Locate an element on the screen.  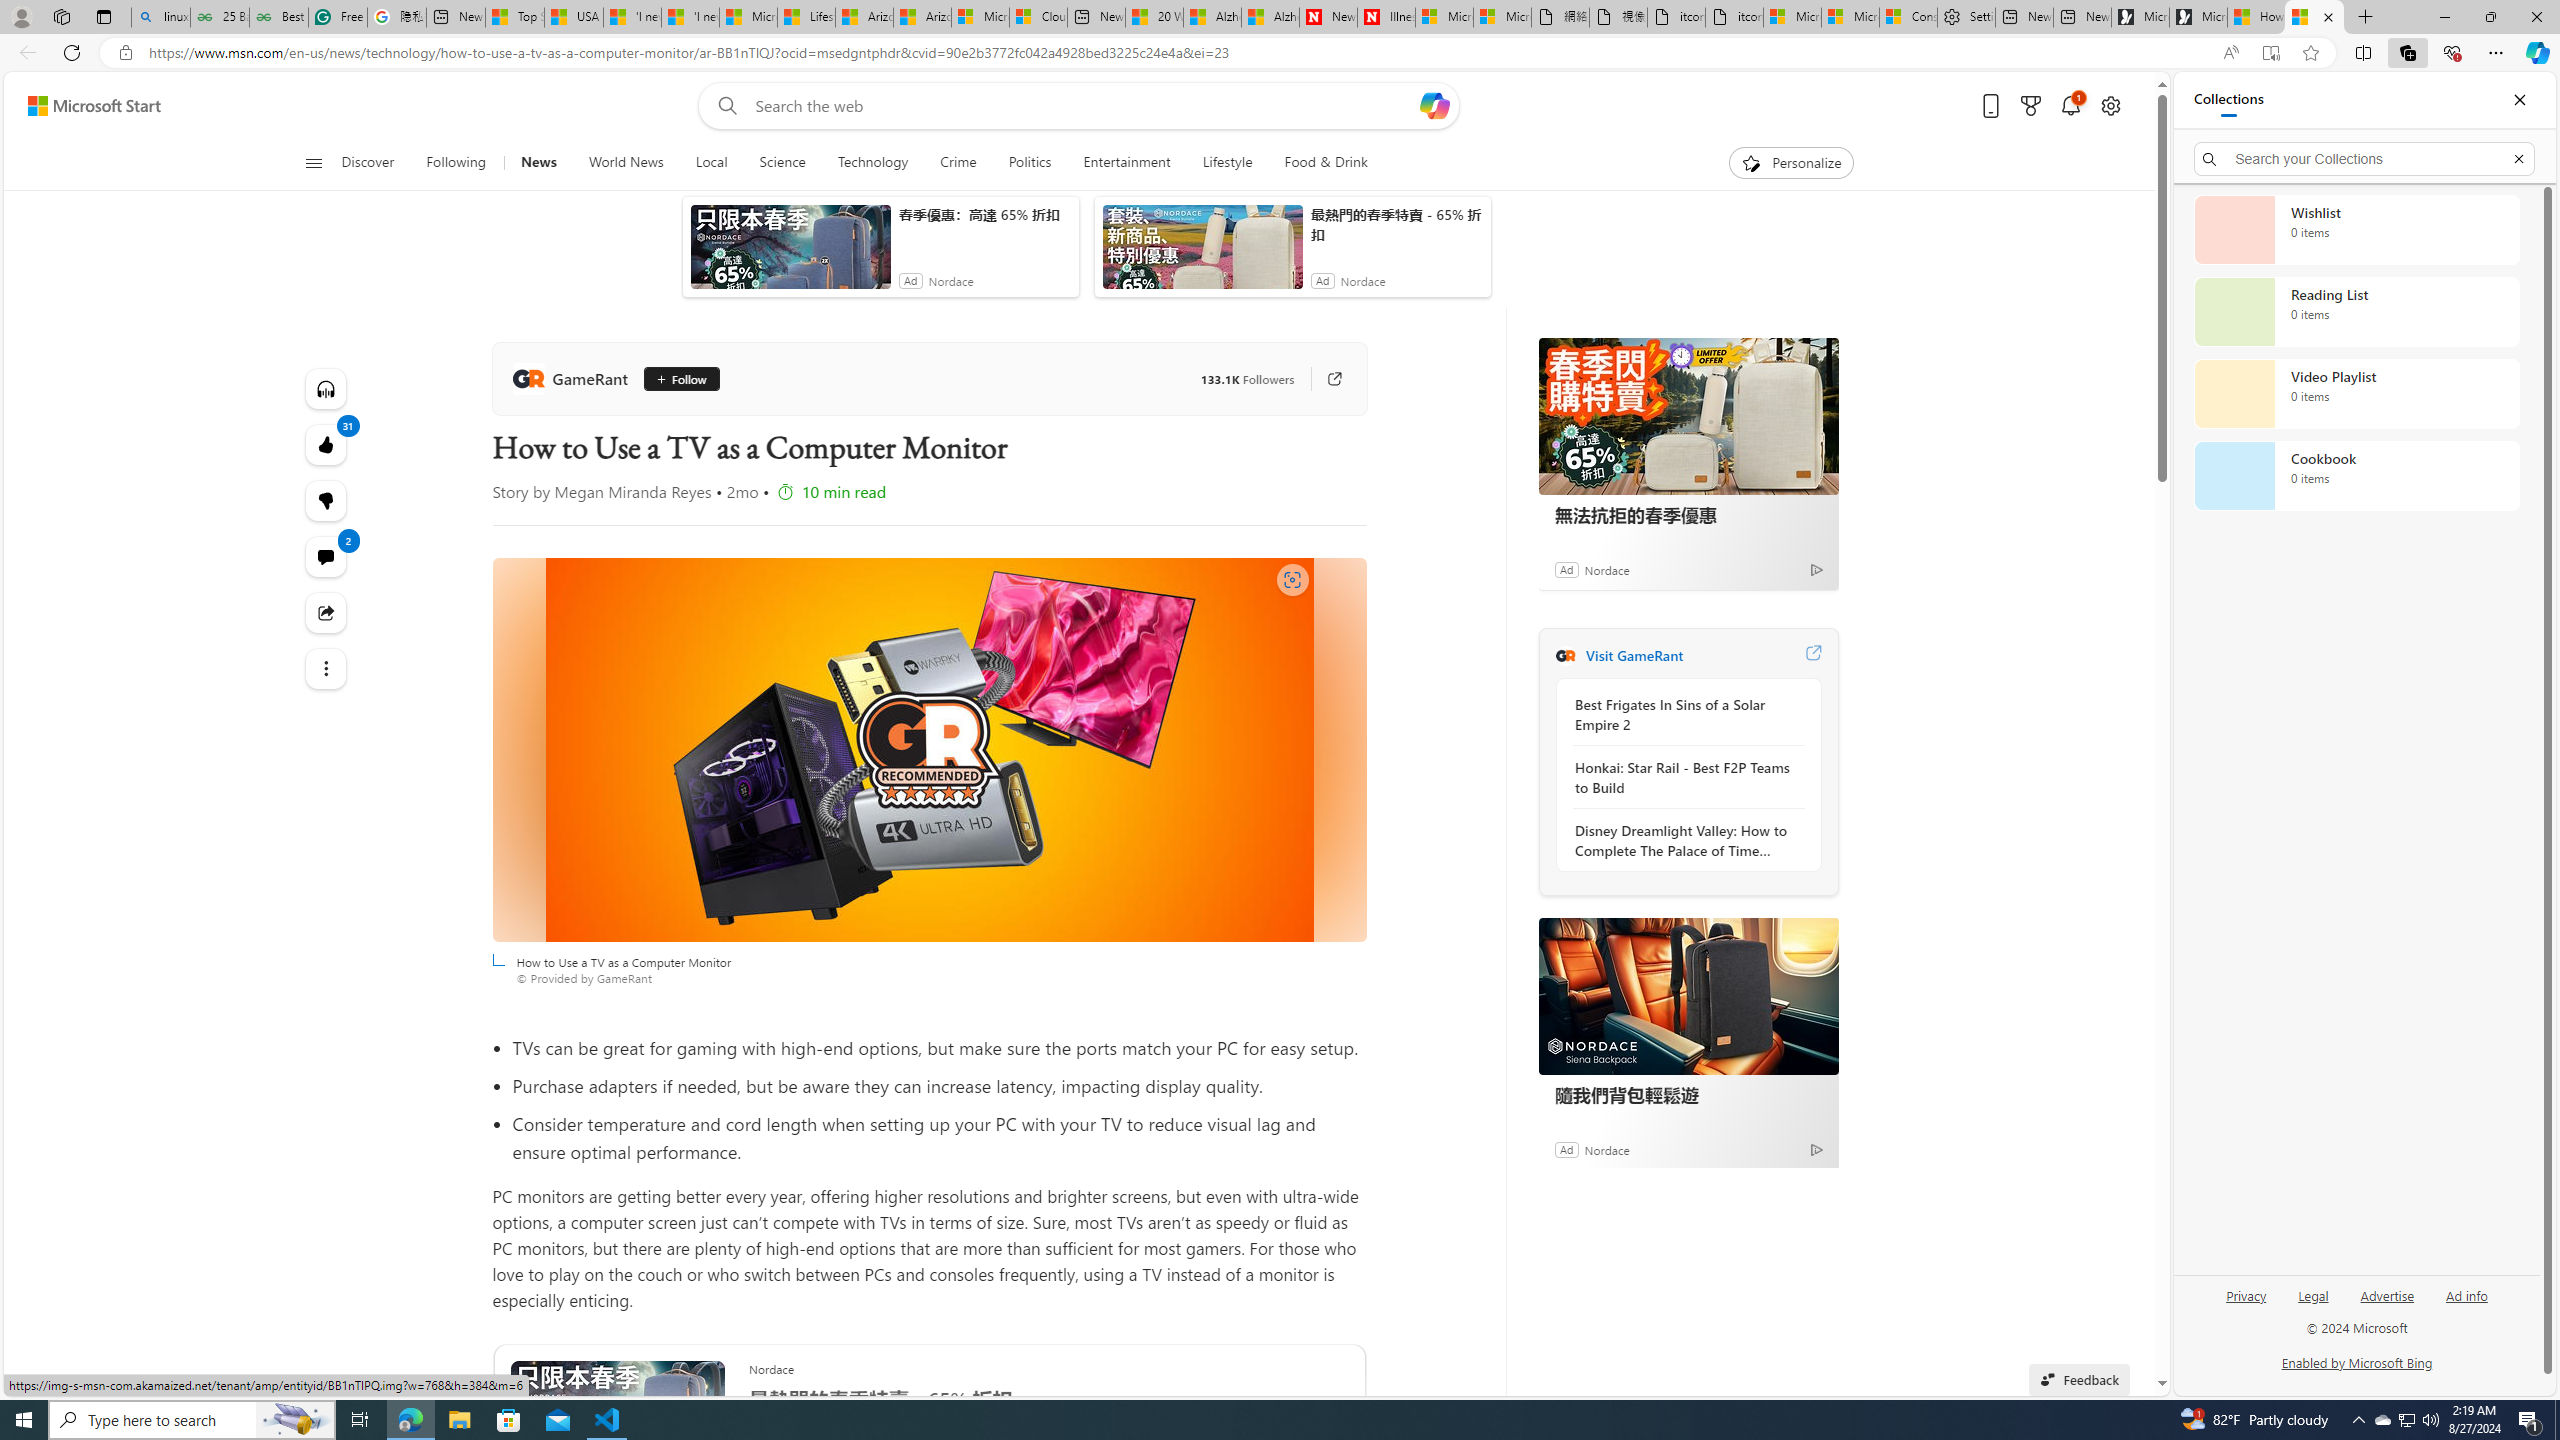
'Dislike' is located at coordinates (325, 501).